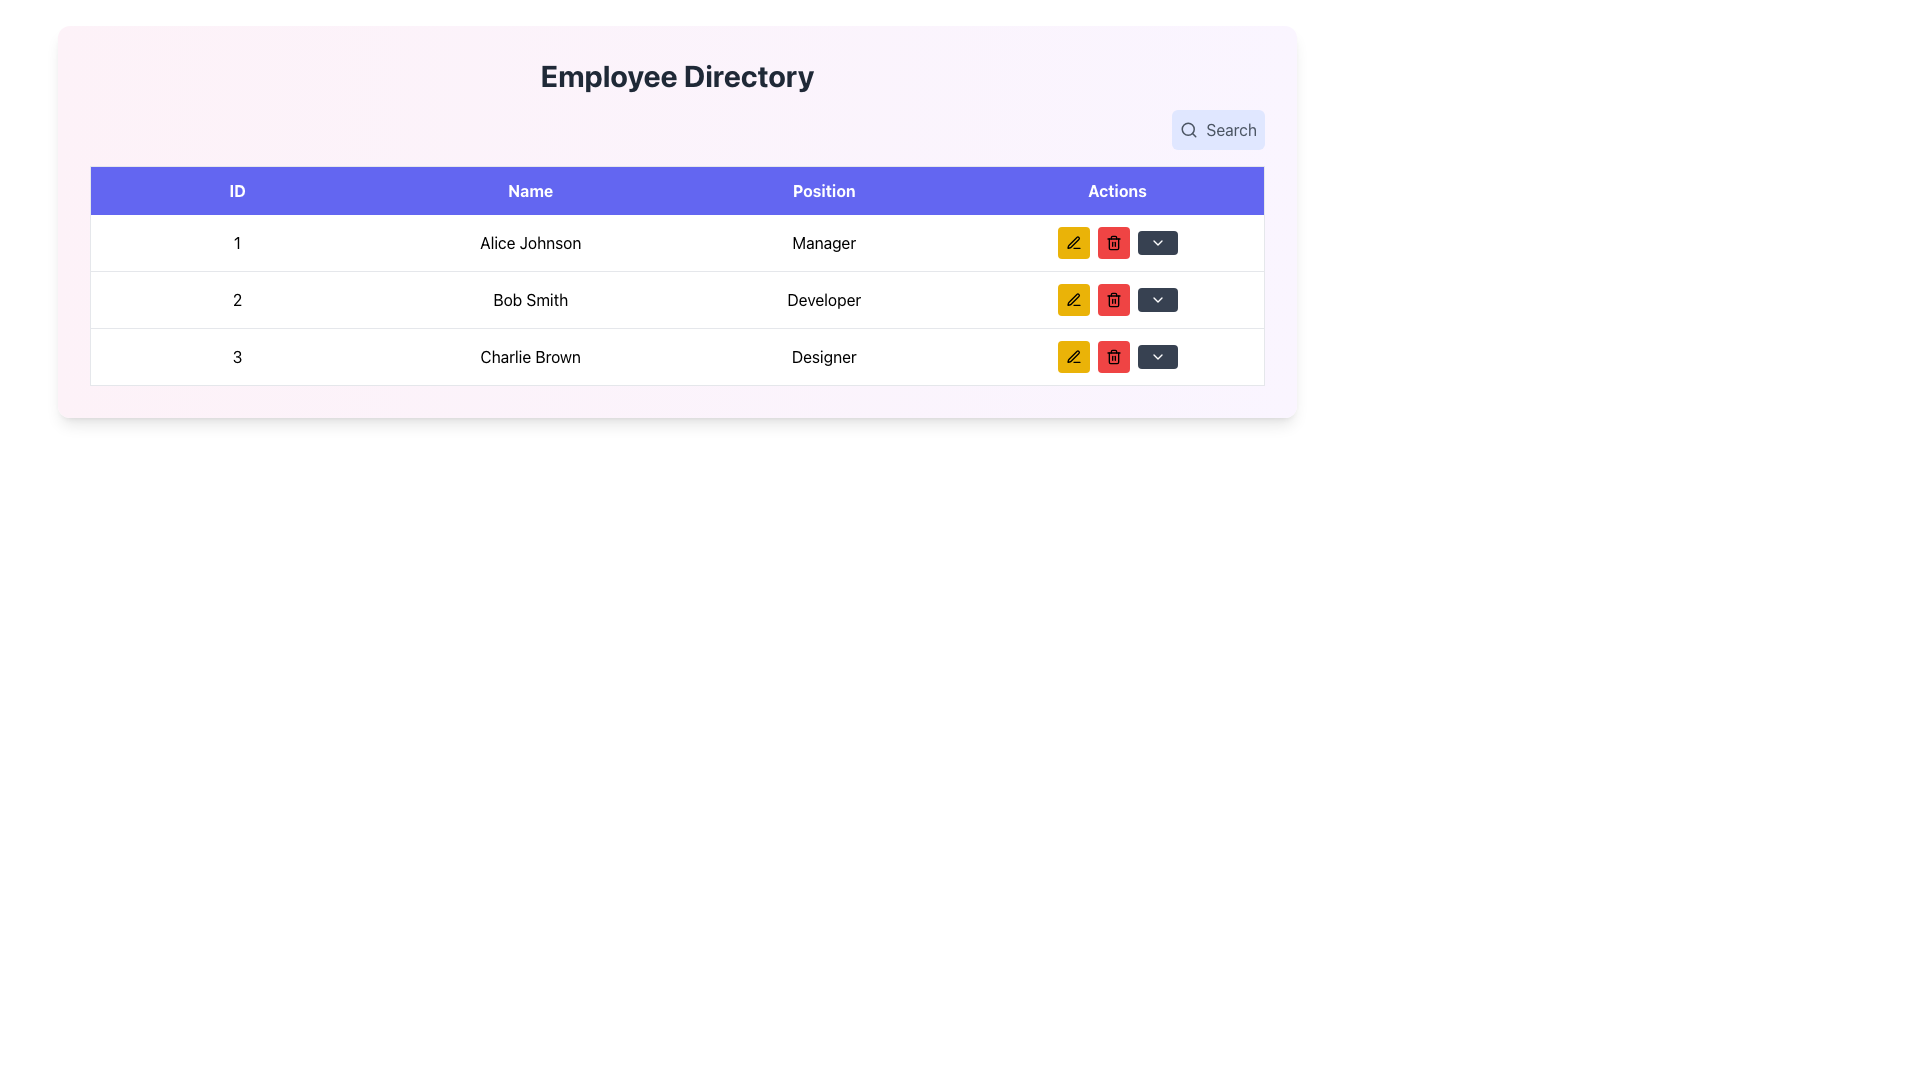 The height and width of the screenshot is (1080, 1920). What do you see at coordinates (1072, 300) in the screenshot?
I see `the edit icon button` at bounding box center [1072, 300].